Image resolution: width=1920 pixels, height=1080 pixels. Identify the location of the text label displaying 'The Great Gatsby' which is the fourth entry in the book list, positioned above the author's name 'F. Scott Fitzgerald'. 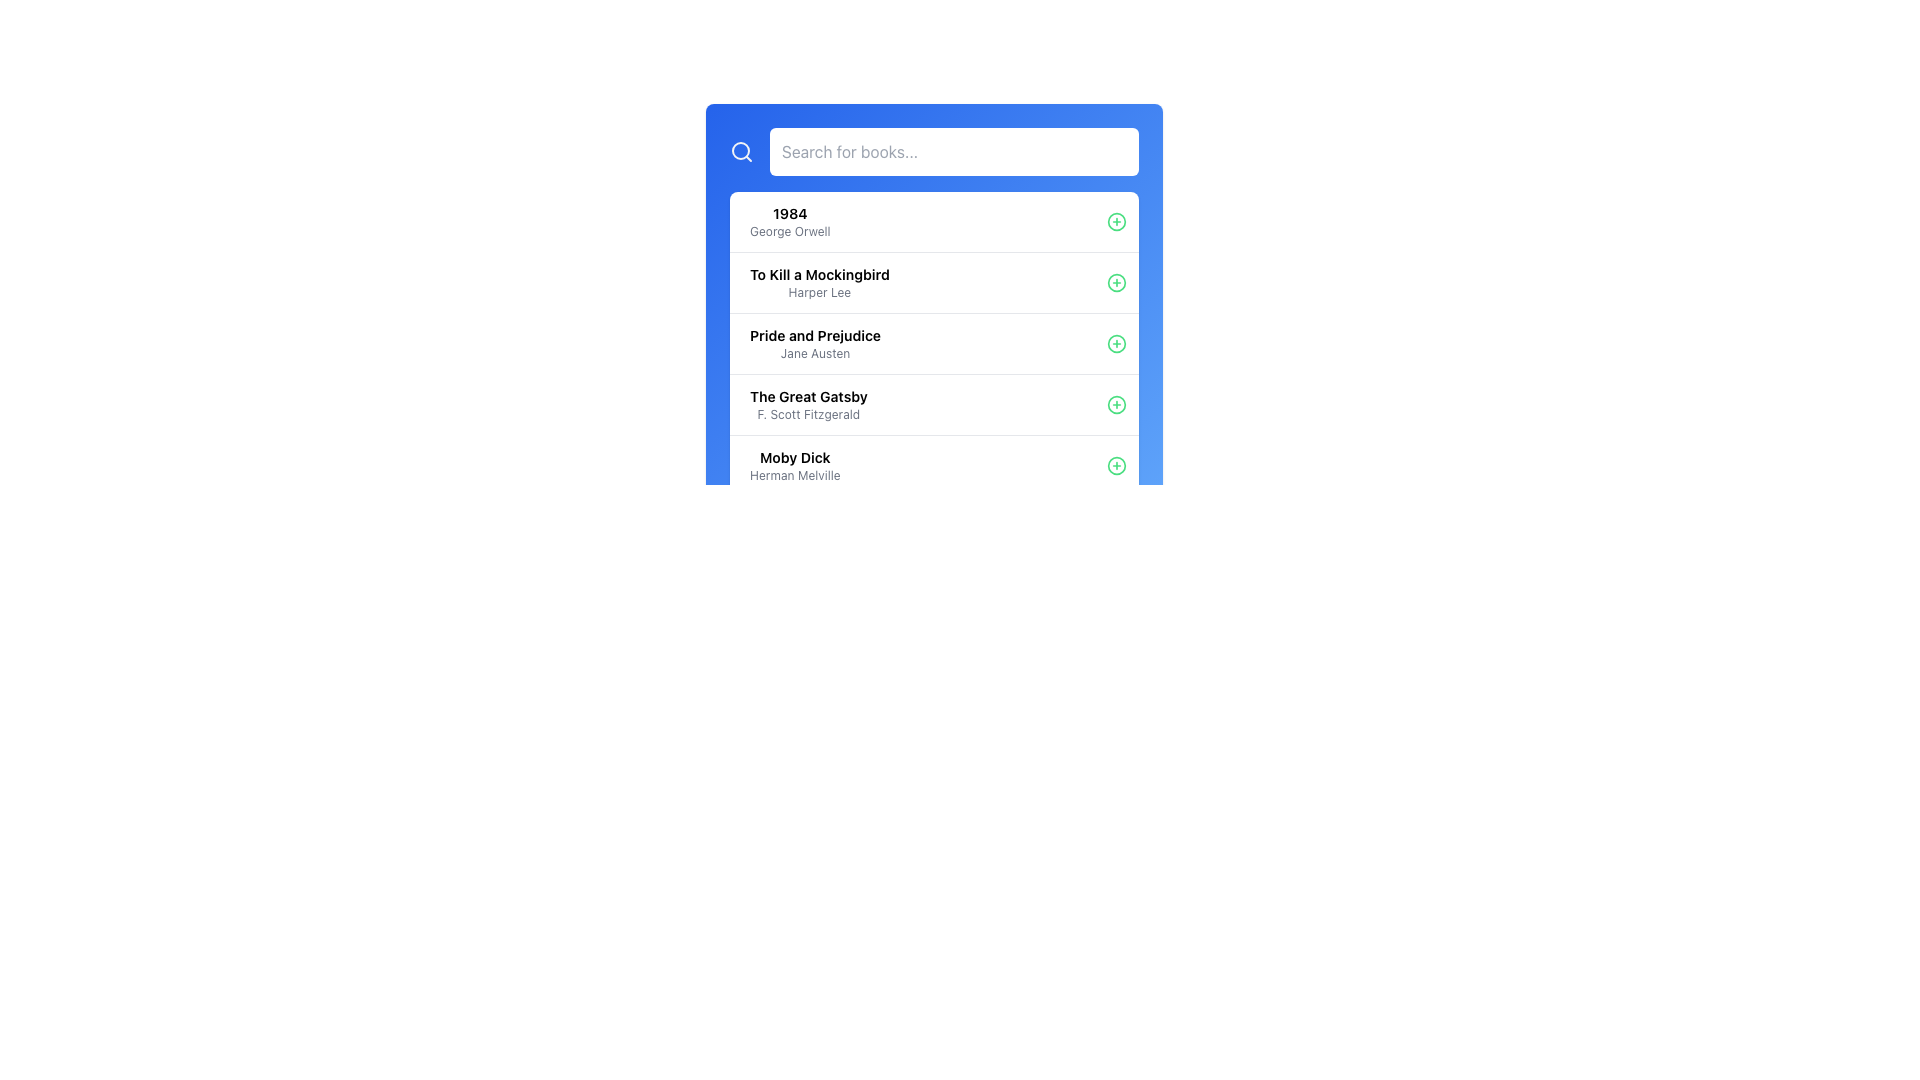
(808, 397).